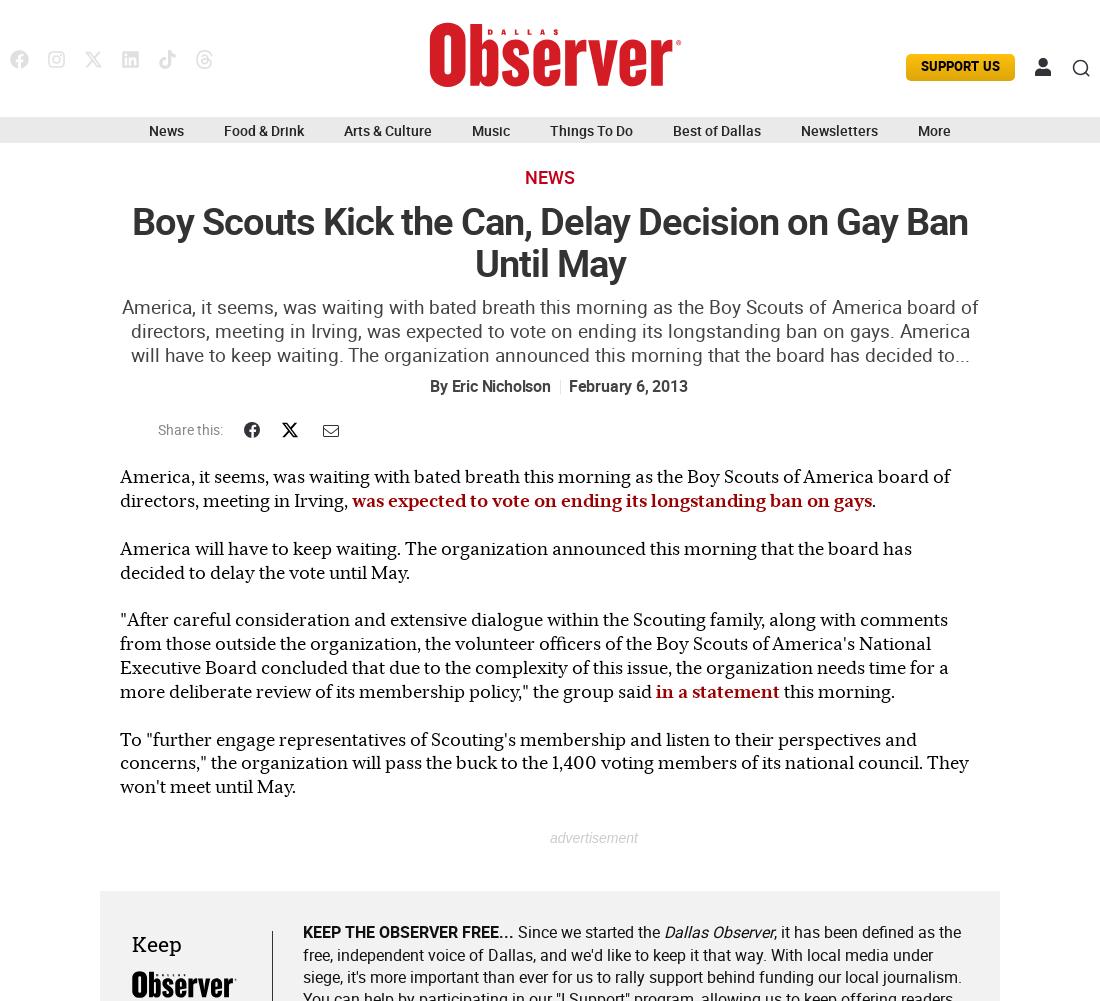  I want to click on 'in a statement', so click(716, 689).